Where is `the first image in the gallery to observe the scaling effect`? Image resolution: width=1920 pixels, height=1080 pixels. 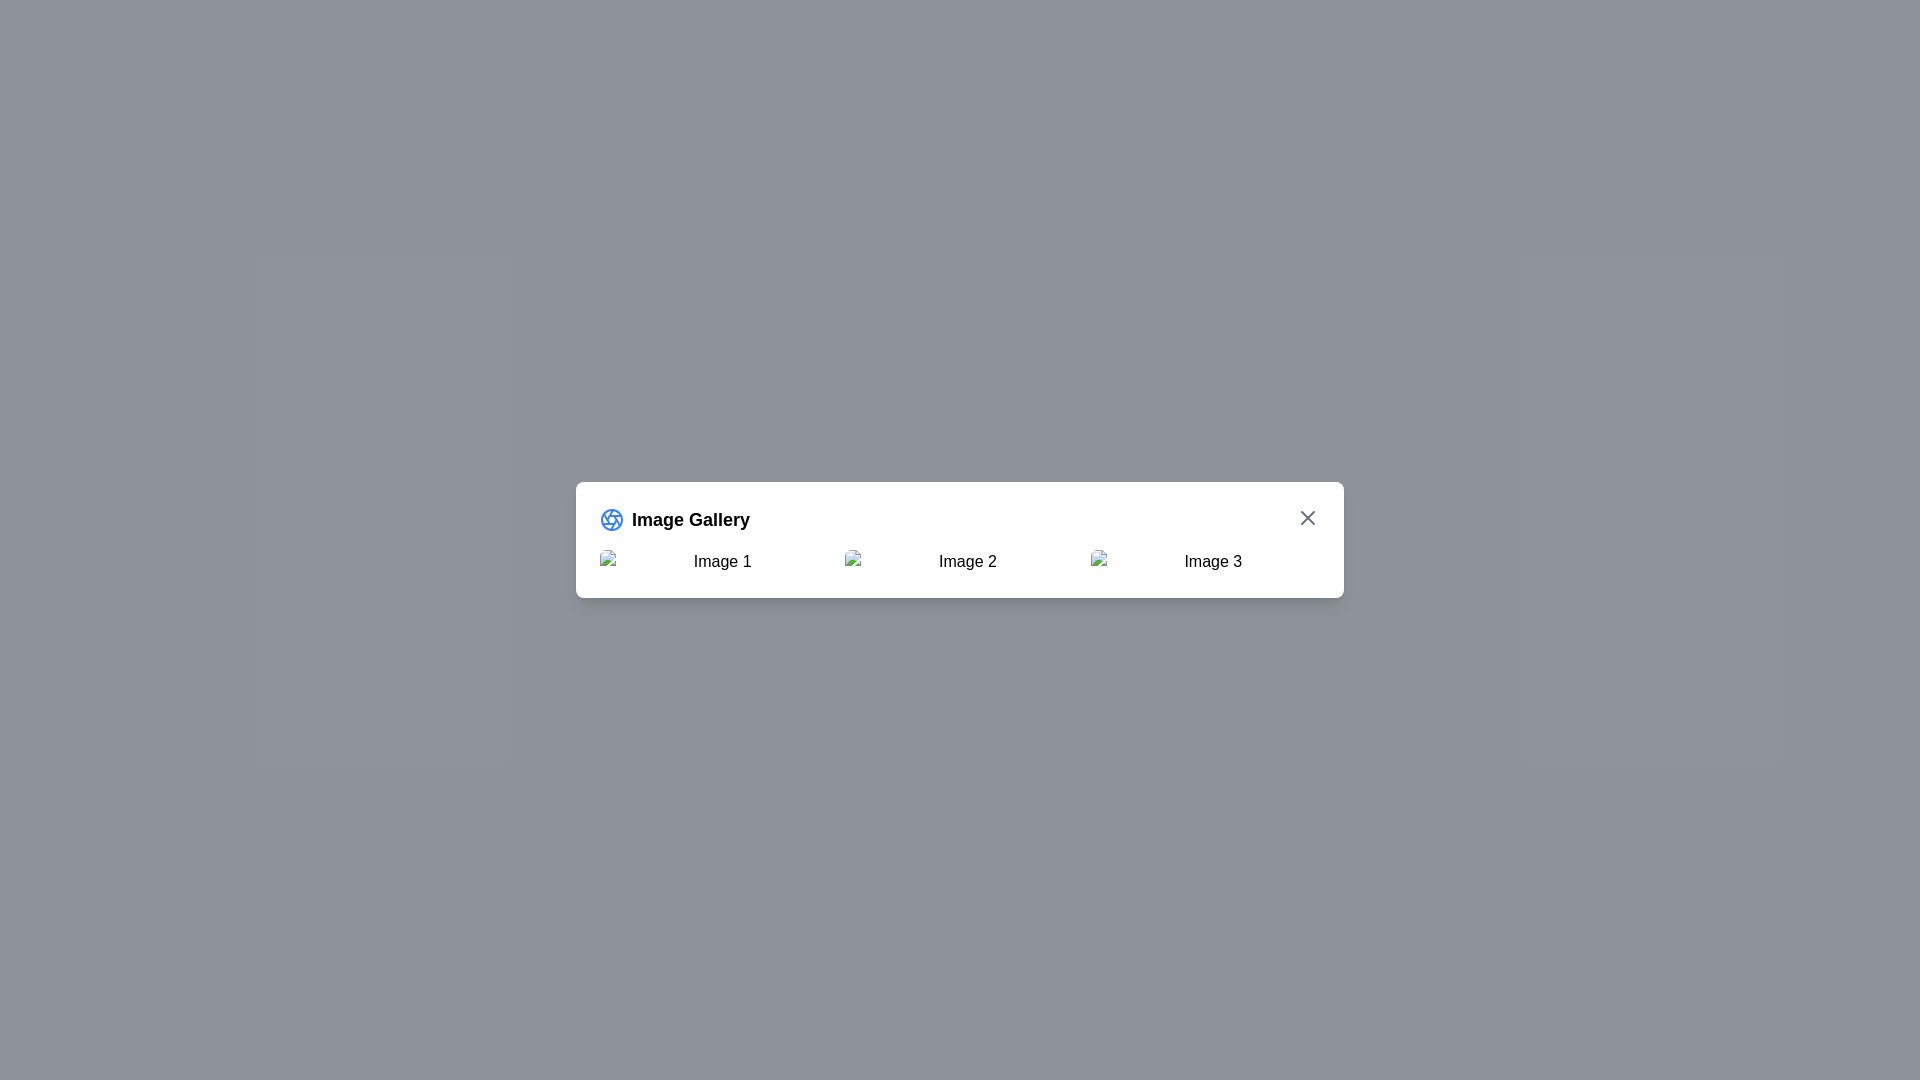 the first image in the gallery to observe the scaling effect is located at coordinates (714, 562).